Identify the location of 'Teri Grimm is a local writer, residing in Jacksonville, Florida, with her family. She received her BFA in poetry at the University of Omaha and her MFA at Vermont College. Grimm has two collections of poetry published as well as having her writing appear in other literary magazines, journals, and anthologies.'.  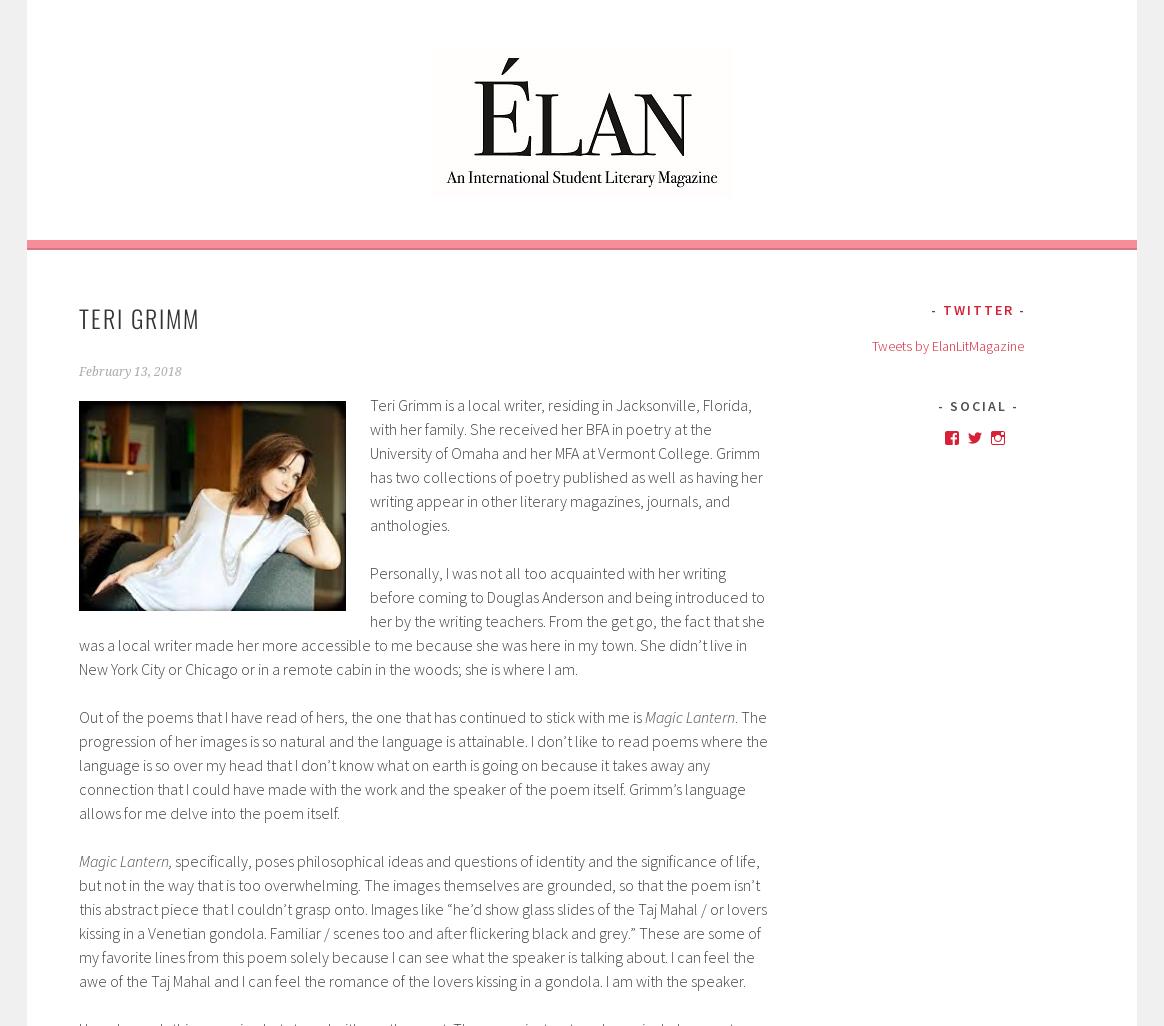
(564, 462).